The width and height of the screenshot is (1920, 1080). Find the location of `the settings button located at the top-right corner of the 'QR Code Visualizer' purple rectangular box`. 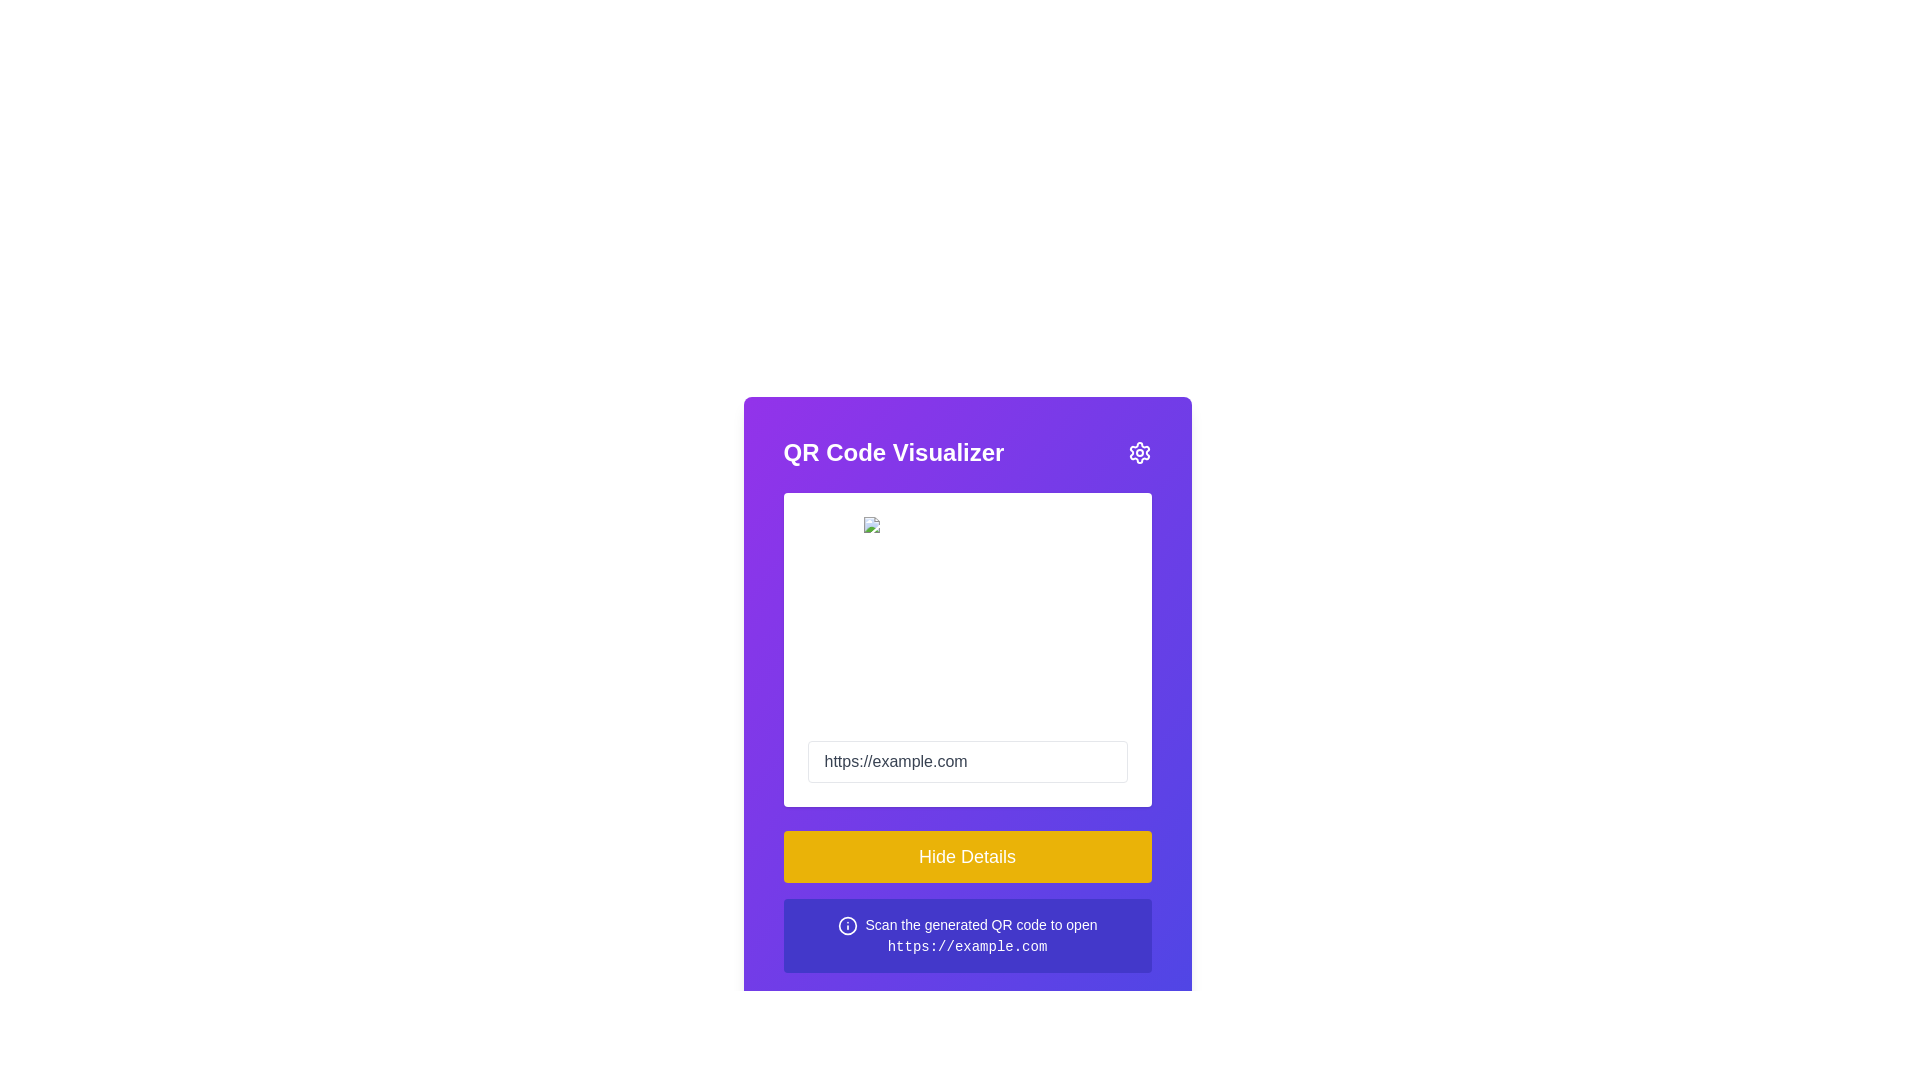

the settings button located at the top-right corner of the 'QR Code Visualizer' purple rectangular box is located at coordinates (1139, 452).